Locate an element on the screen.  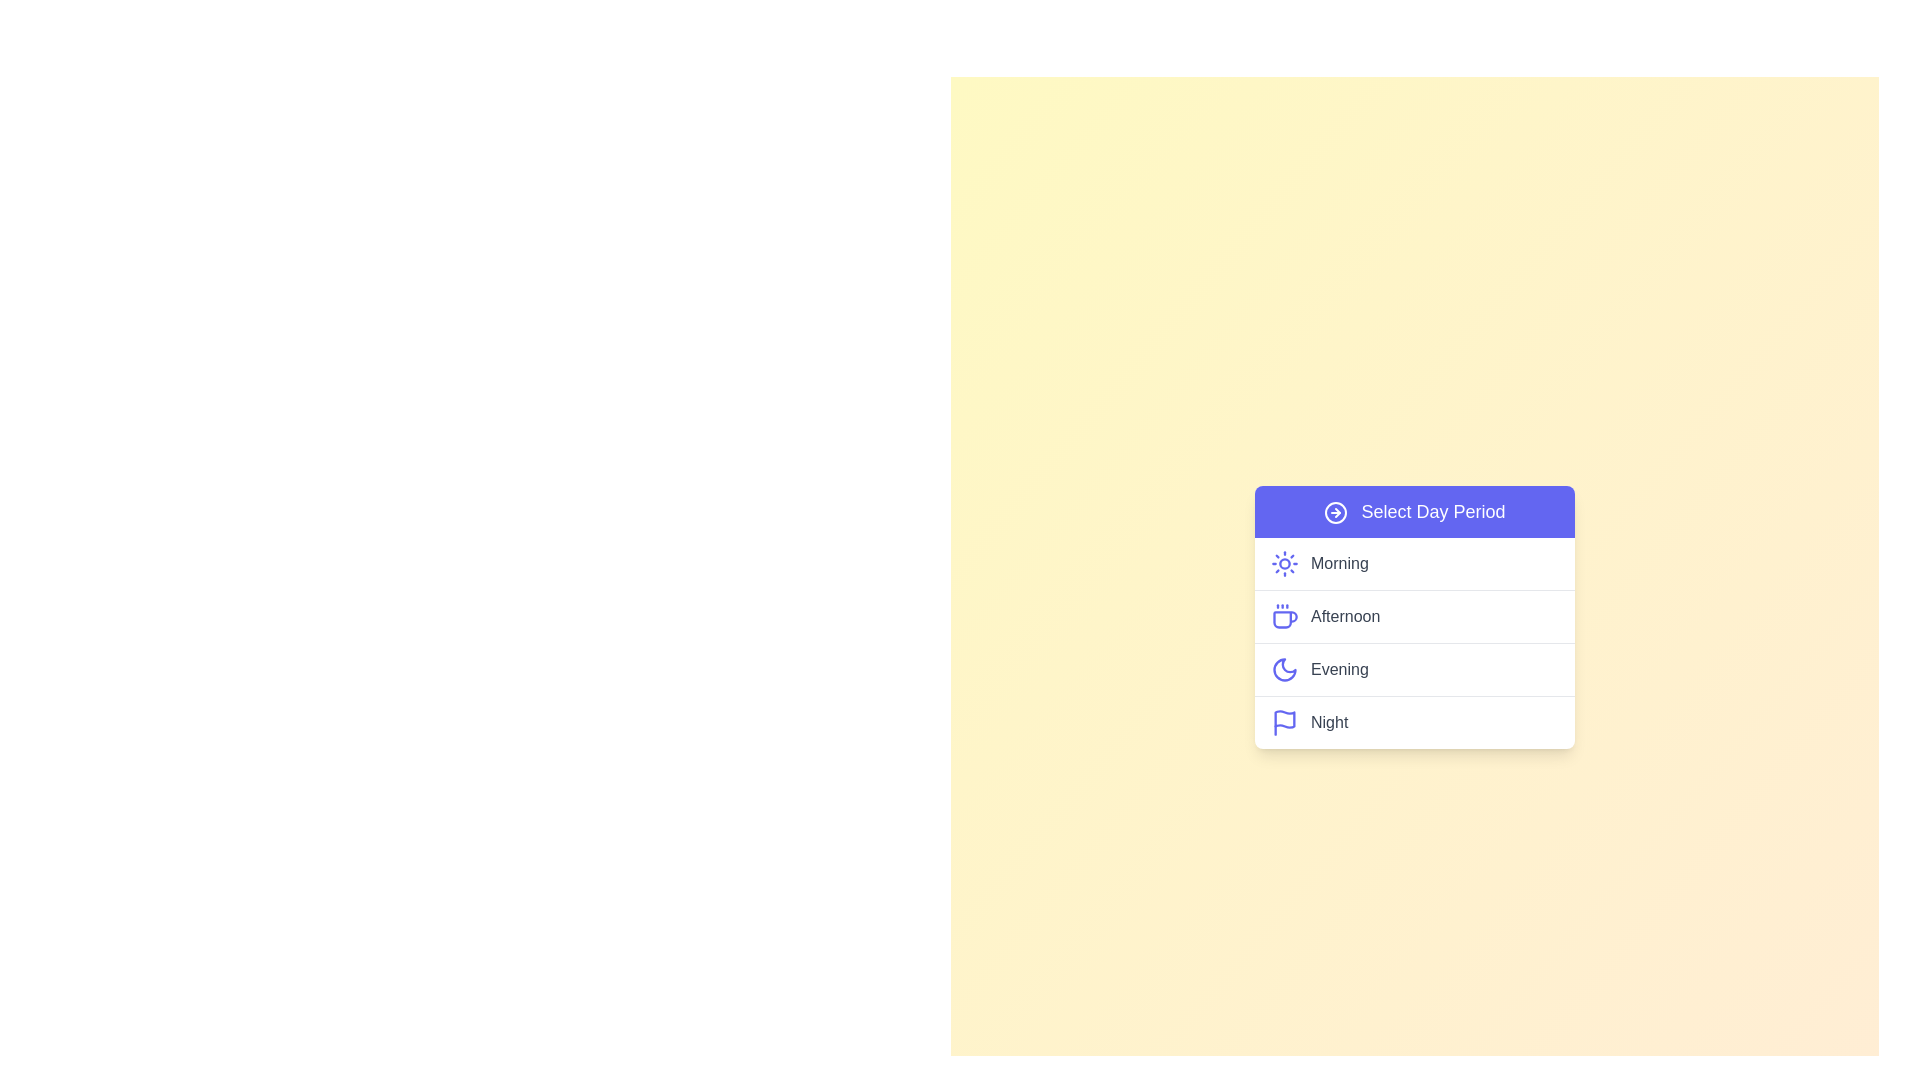
the day period Night from the menu is located at coordinates (1414, 721).